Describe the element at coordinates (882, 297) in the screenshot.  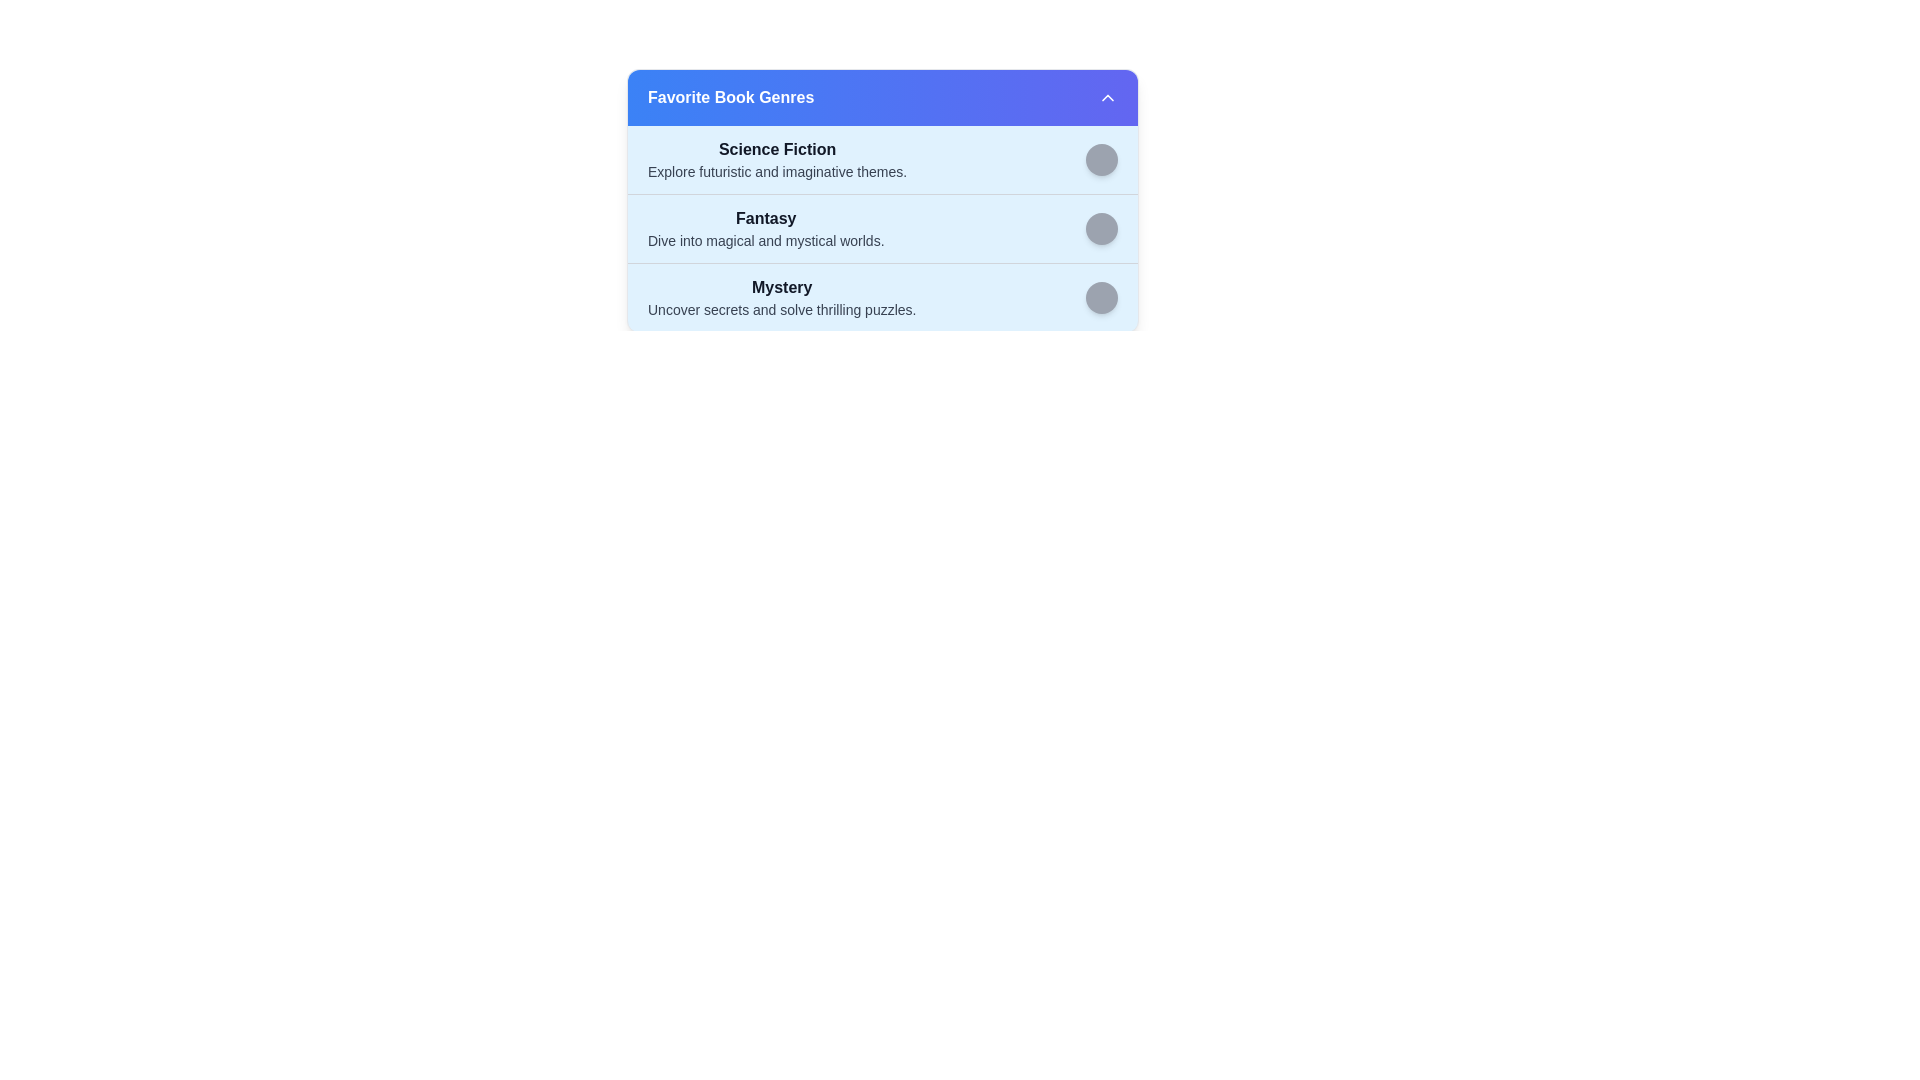
I see `the third item in the 'Favorite Book Genres' list titled 'Mystery', which has a light blue background and includes a bold title and a circular gray button` at that location.